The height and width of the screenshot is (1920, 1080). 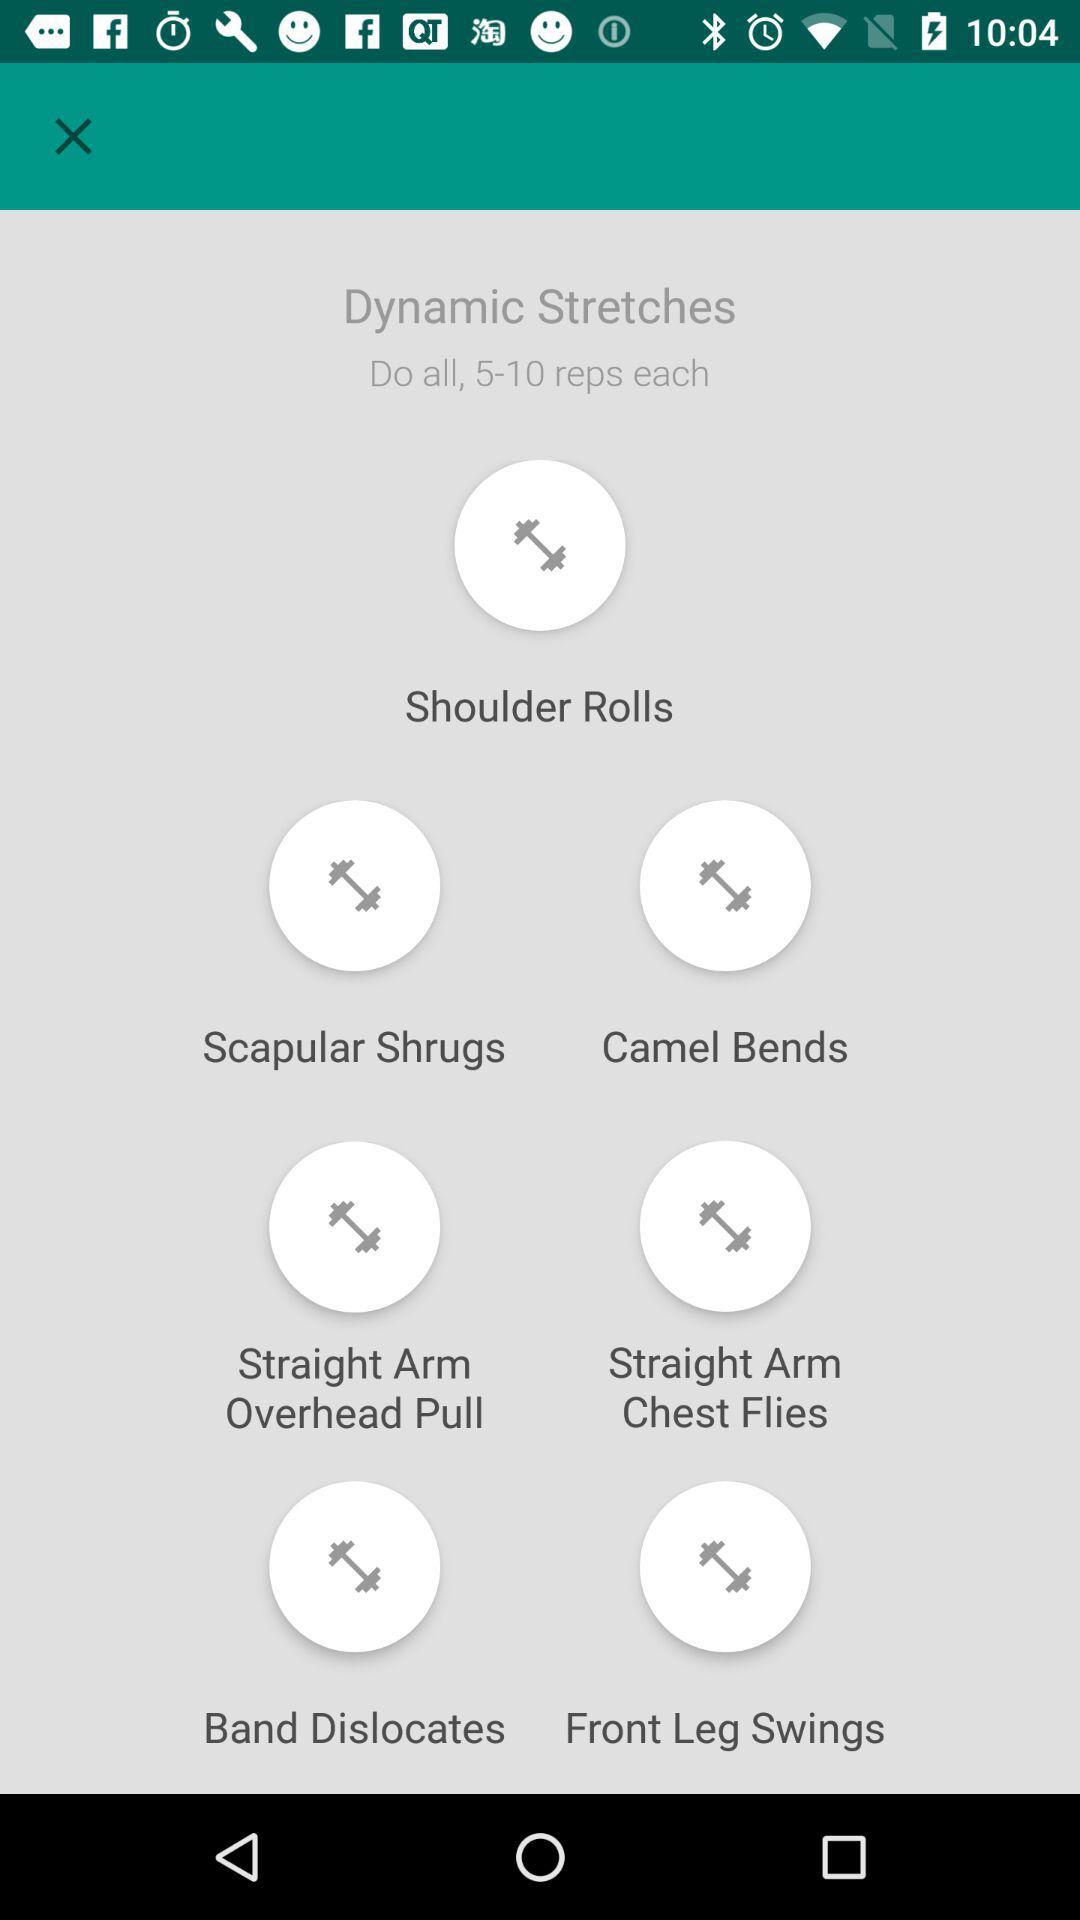 I want to click on the icon at the top left corner, so click(x=72, y=135).